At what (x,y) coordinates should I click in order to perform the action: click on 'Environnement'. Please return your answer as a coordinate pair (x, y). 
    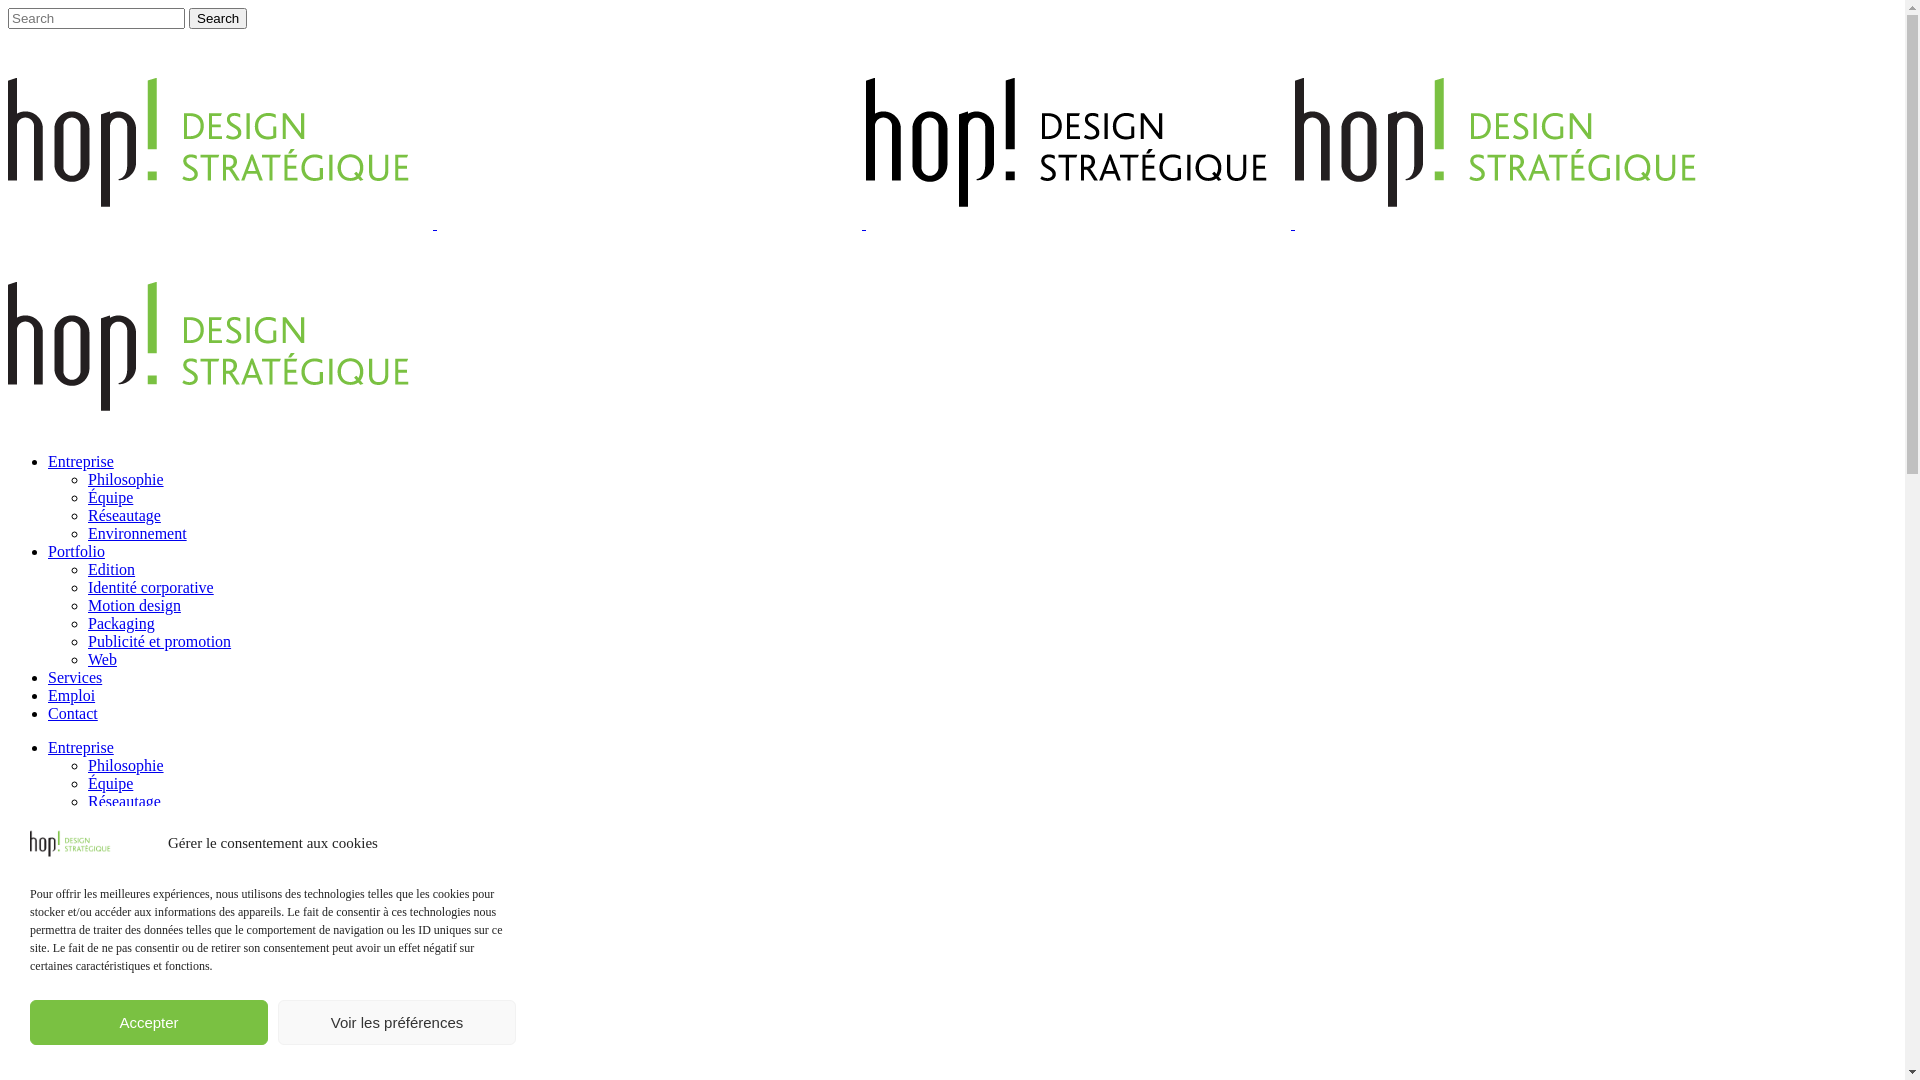
    Looking at the image, I should click on (136, 532).